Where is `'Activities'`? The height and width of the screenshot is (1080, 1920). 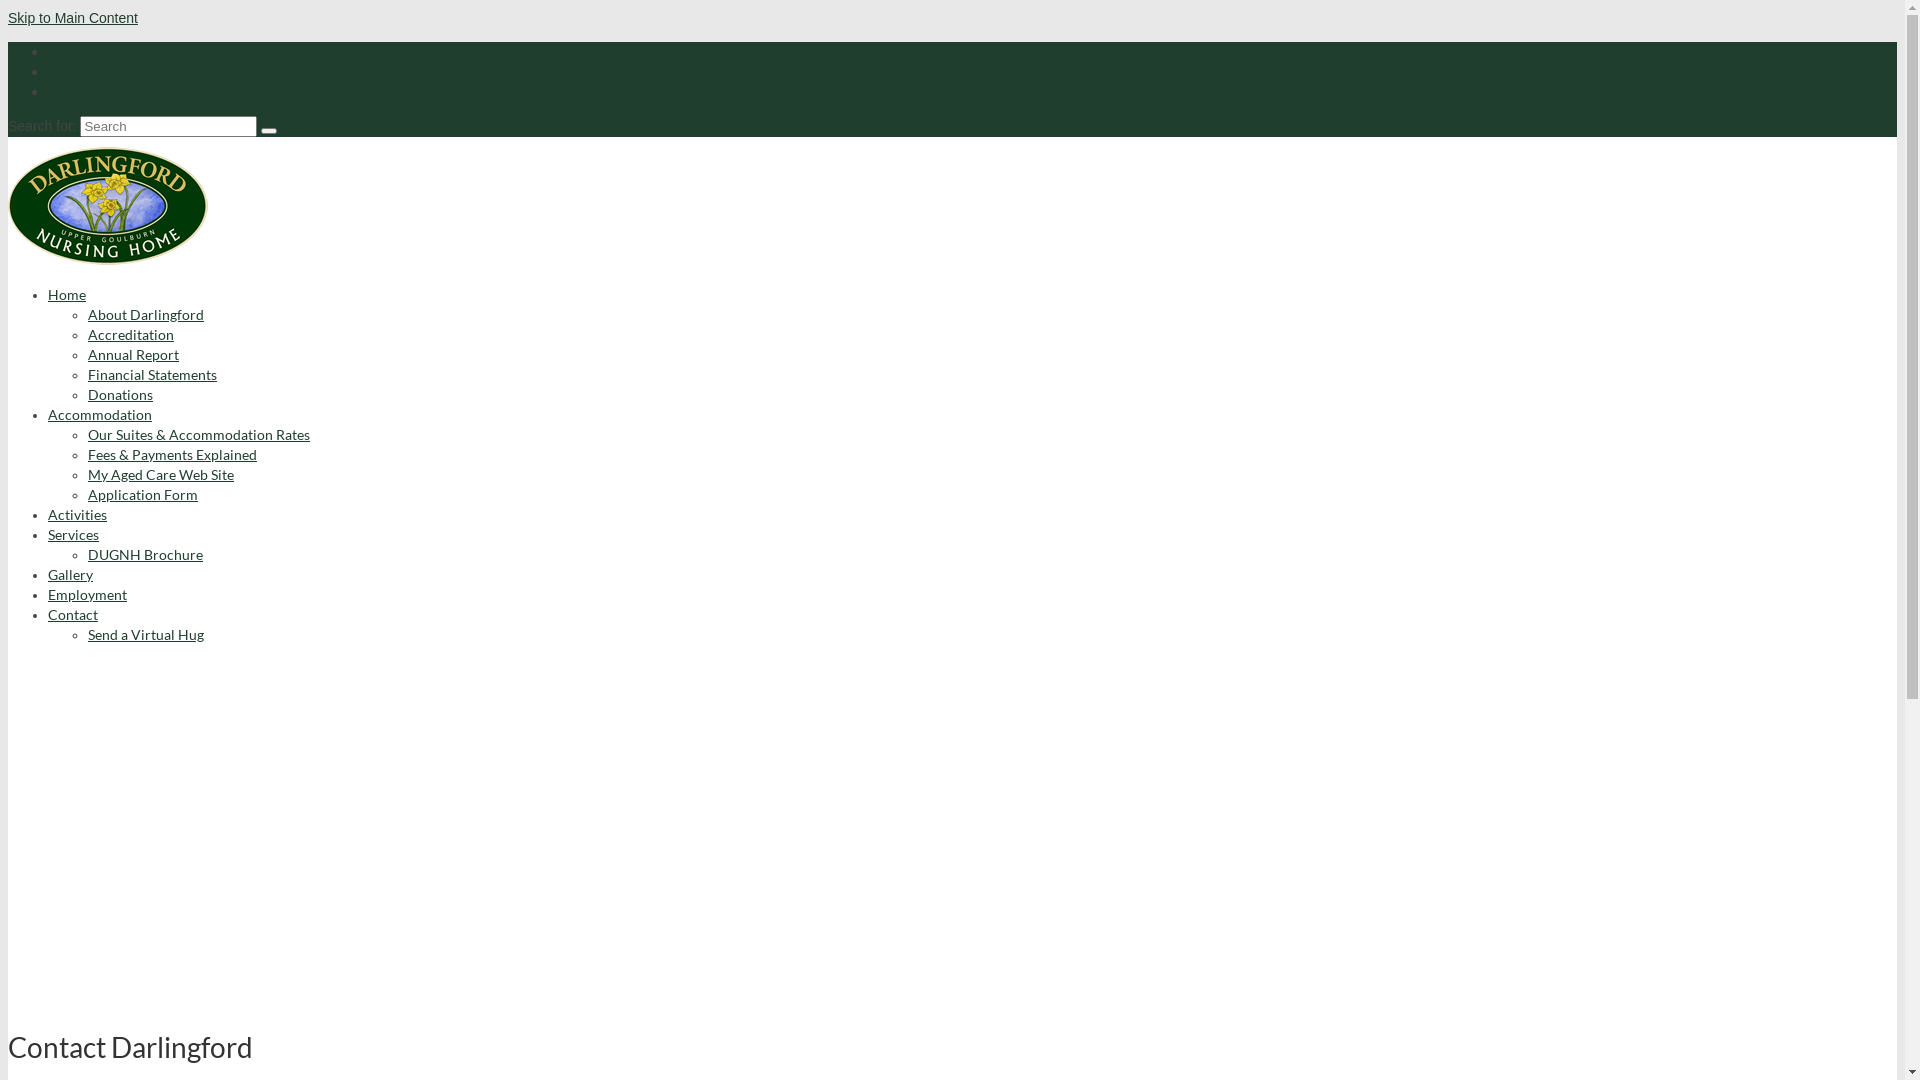 'Activities' is located at coordinates (77, 513).